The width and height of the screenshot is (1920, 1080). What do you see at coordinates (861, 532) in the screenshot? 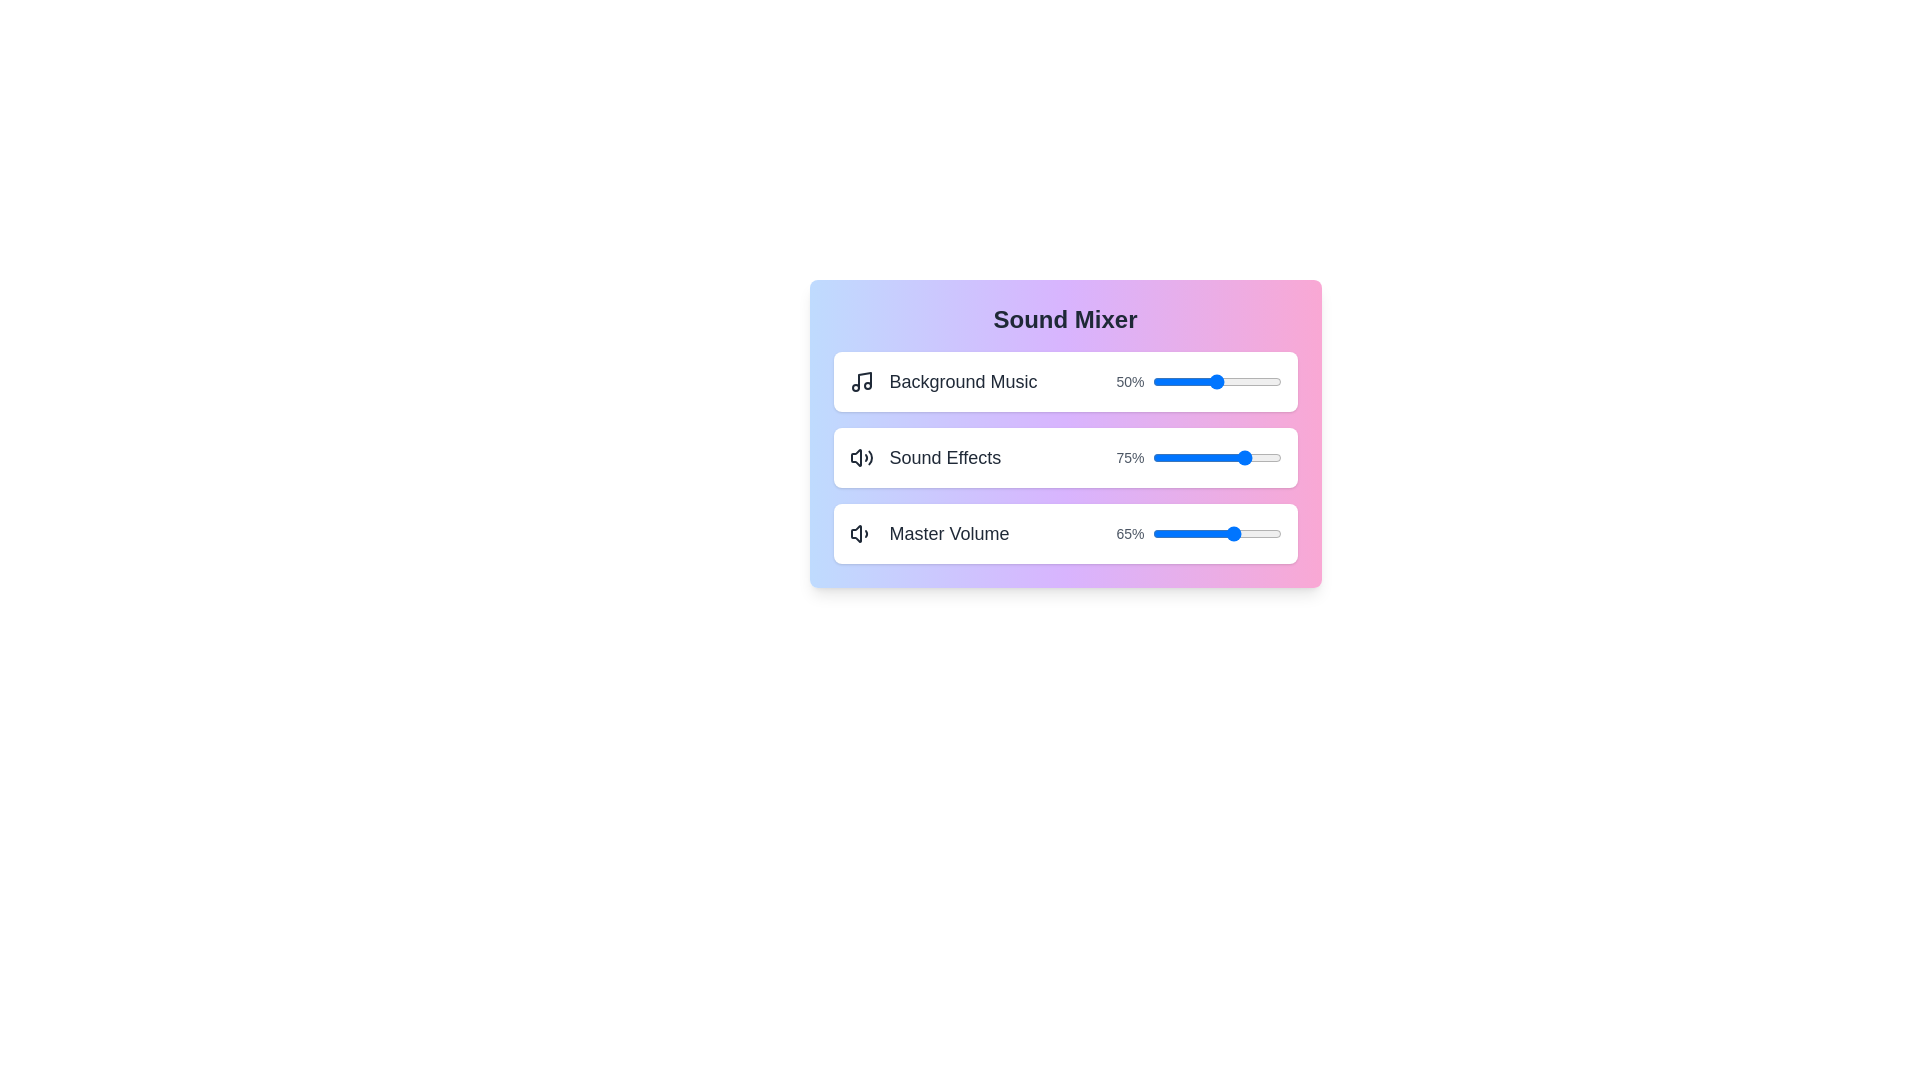
I see `the sound control icon for Master Volume` at bounding box center [861, 532].